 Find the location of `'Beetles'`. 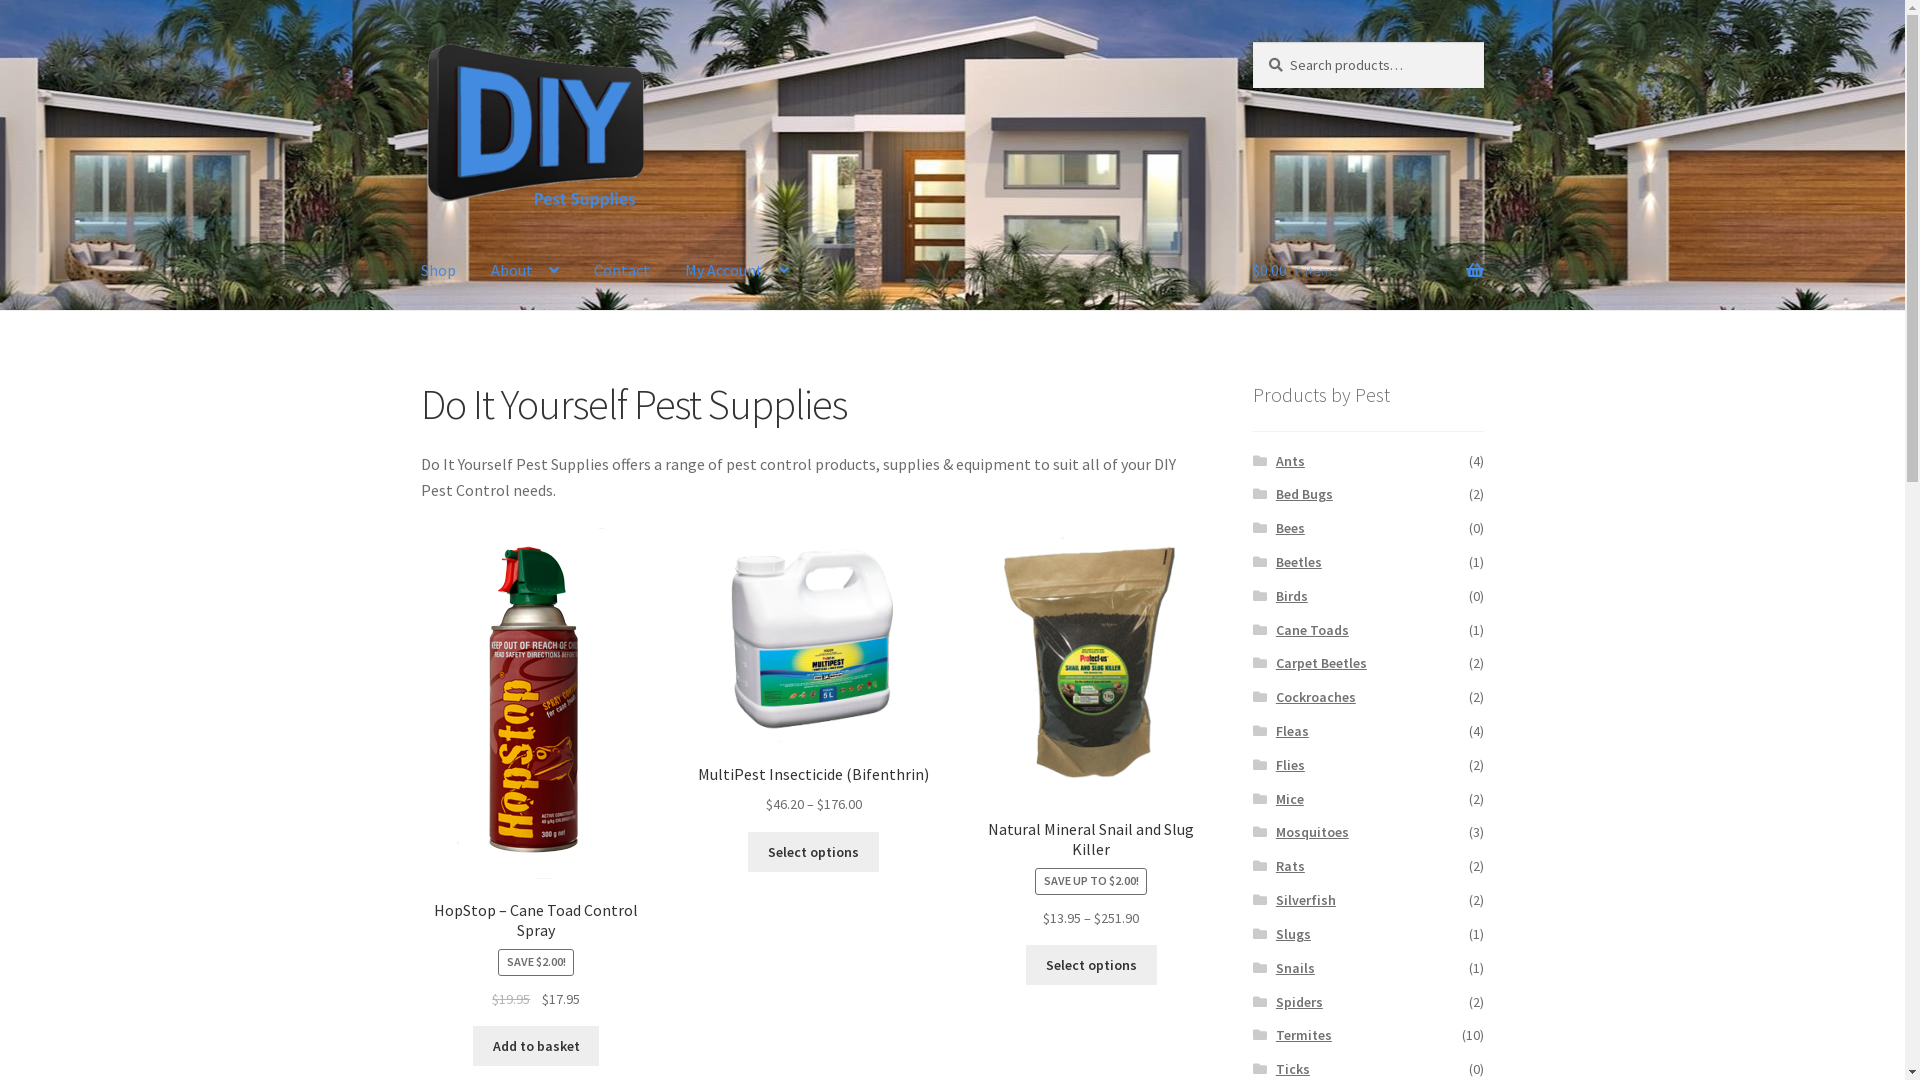

'Beetles' is located at coordinates (1299, 562).